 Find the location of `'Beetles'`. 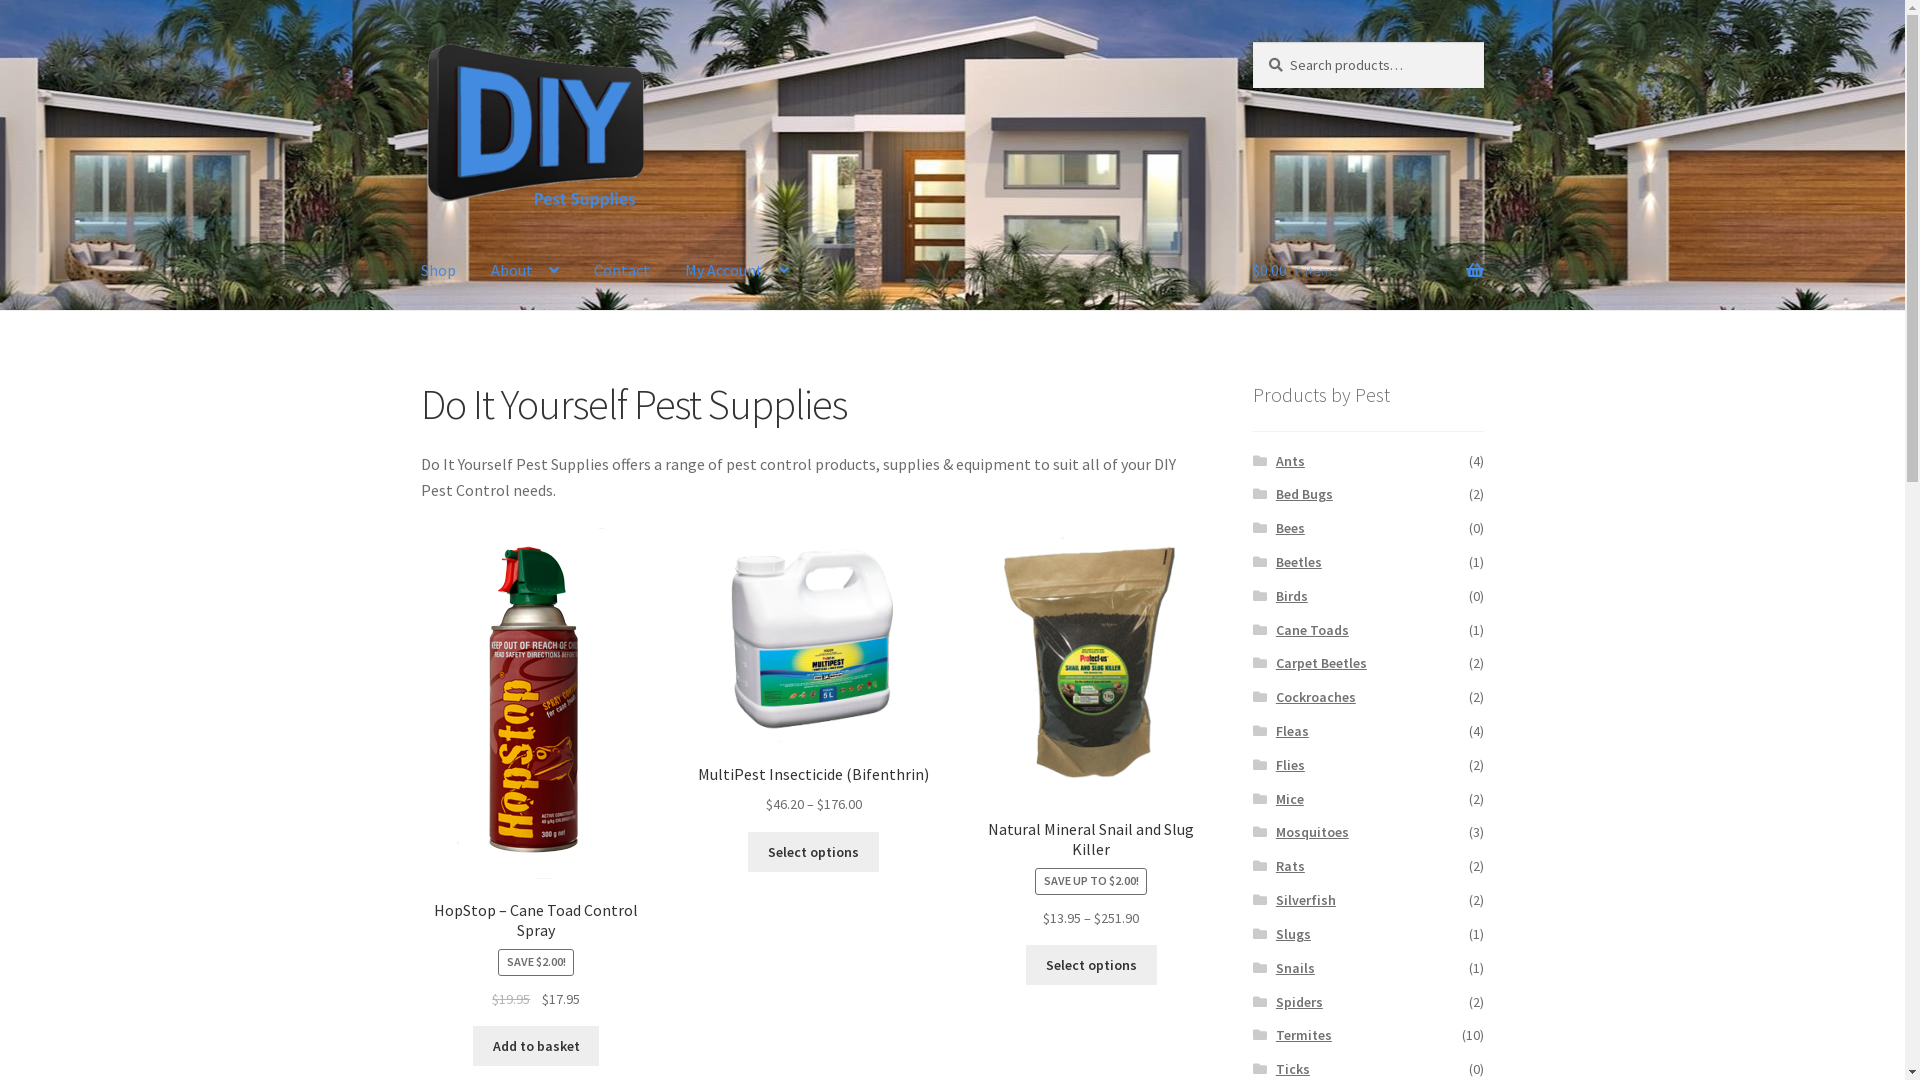

'Beetles' is located at coordinates (1299, 562).